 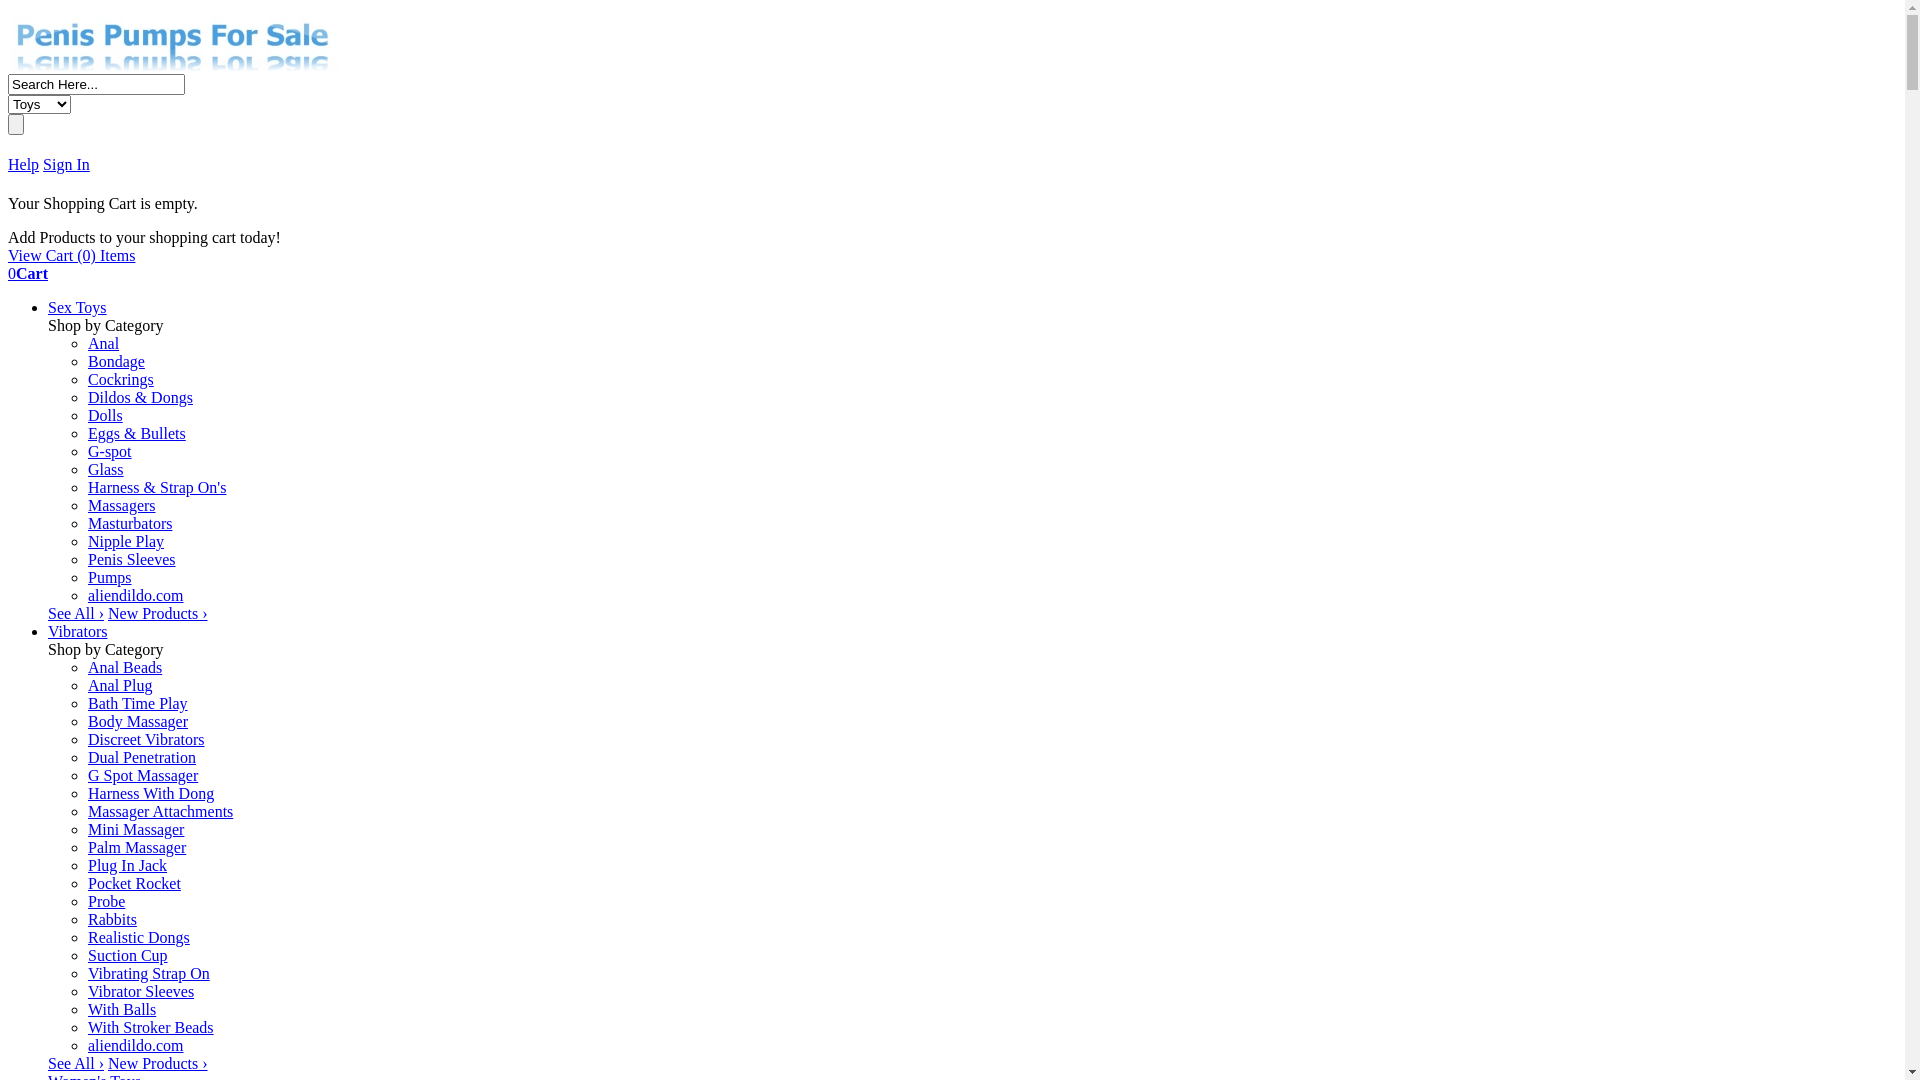 I want to click on 'Vibrators', so click(x=77, y=631).